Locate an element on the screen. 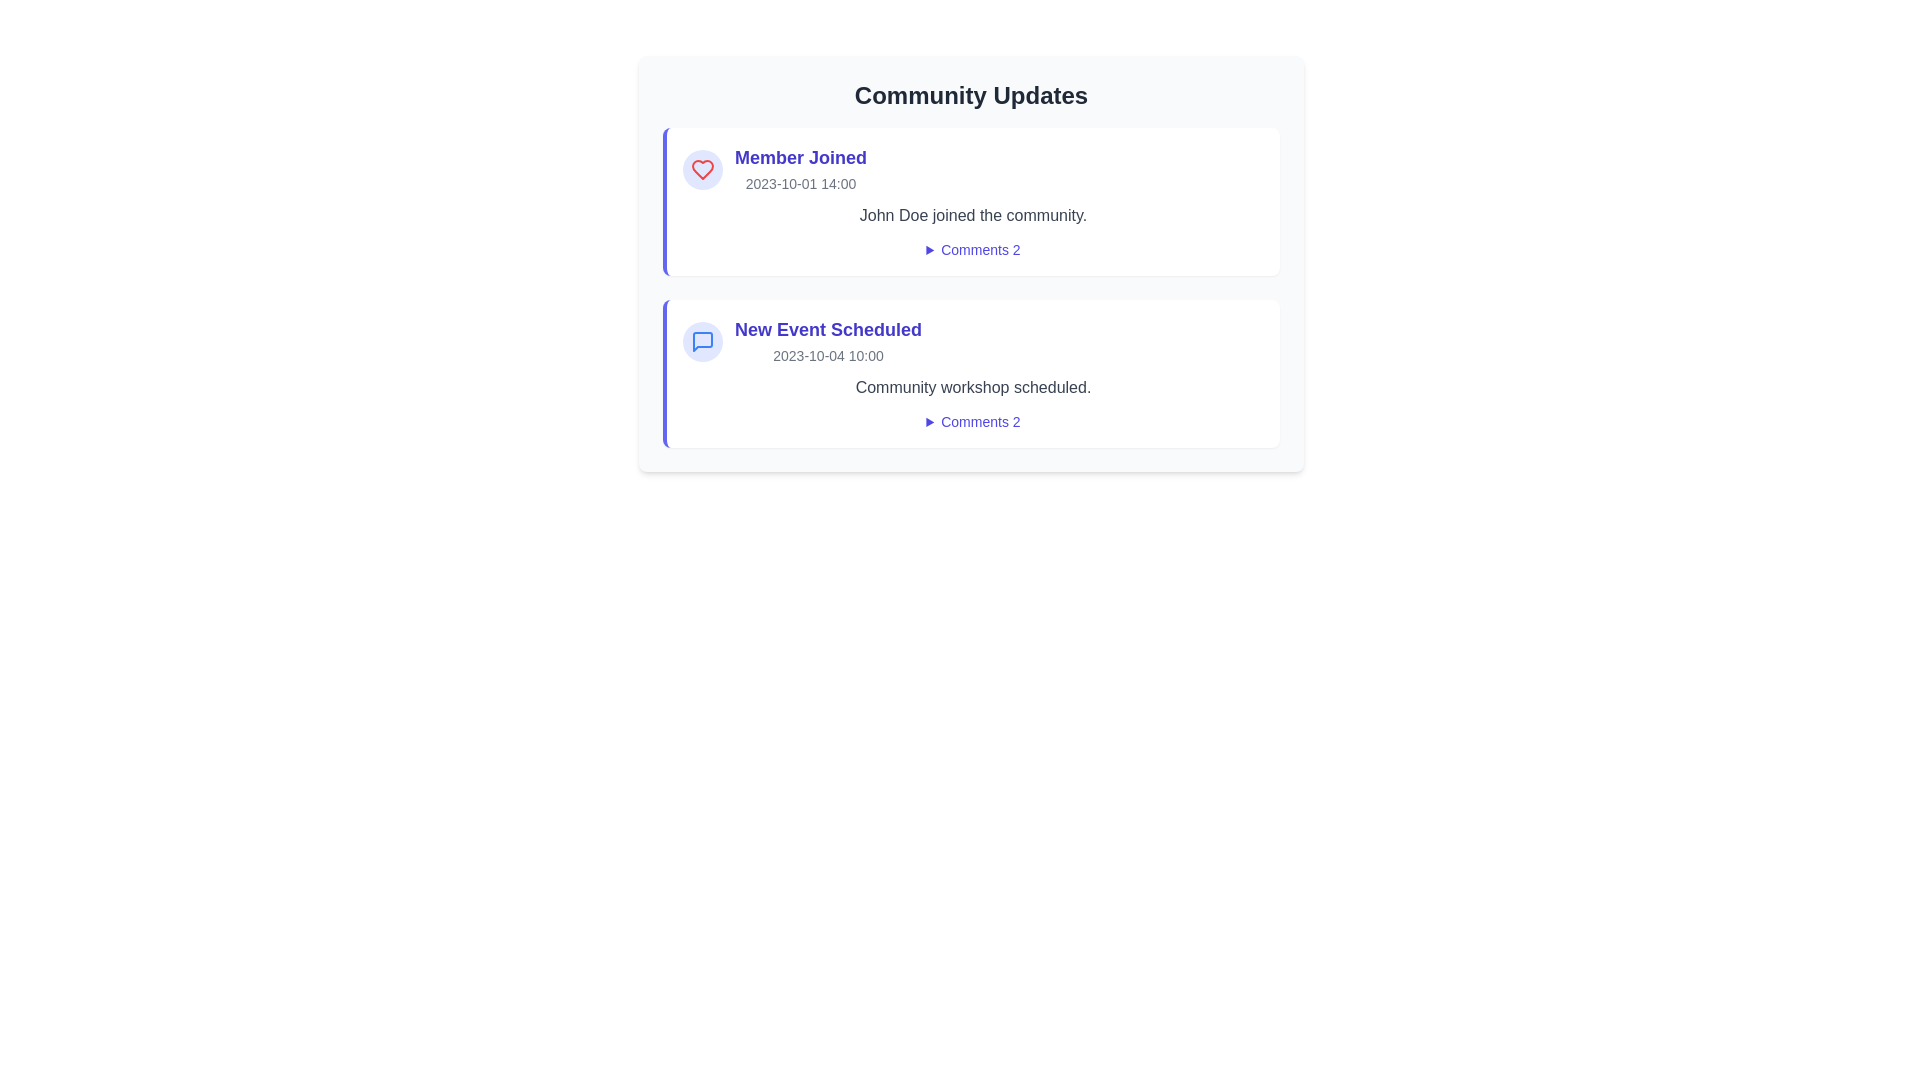  the static text label that displays the notification message informing users that John Doe has joined the community, located in the first card under the 'Community Updates' section, beneath the 'Member Joined' title and timestamp is located at coordinates (973, 216).